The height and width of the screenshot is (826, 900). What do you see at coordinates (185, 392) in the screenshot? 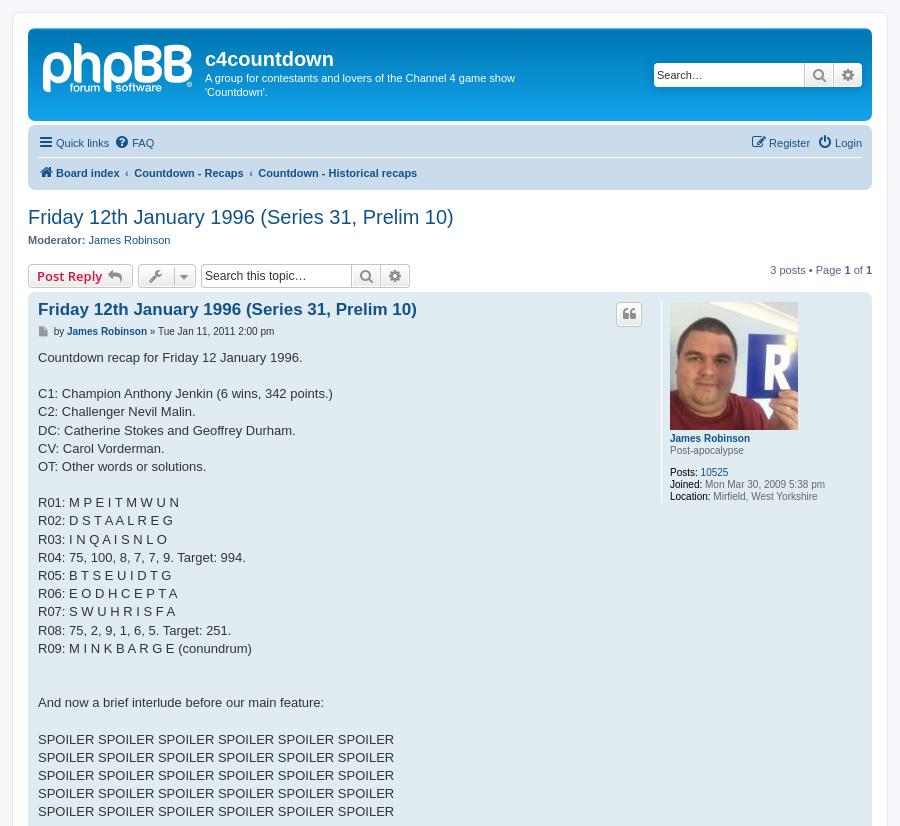
I see `'C1: Champion Anthony Jenkin (6 wins, 342 points.)'` at bounding box center [185, 392].